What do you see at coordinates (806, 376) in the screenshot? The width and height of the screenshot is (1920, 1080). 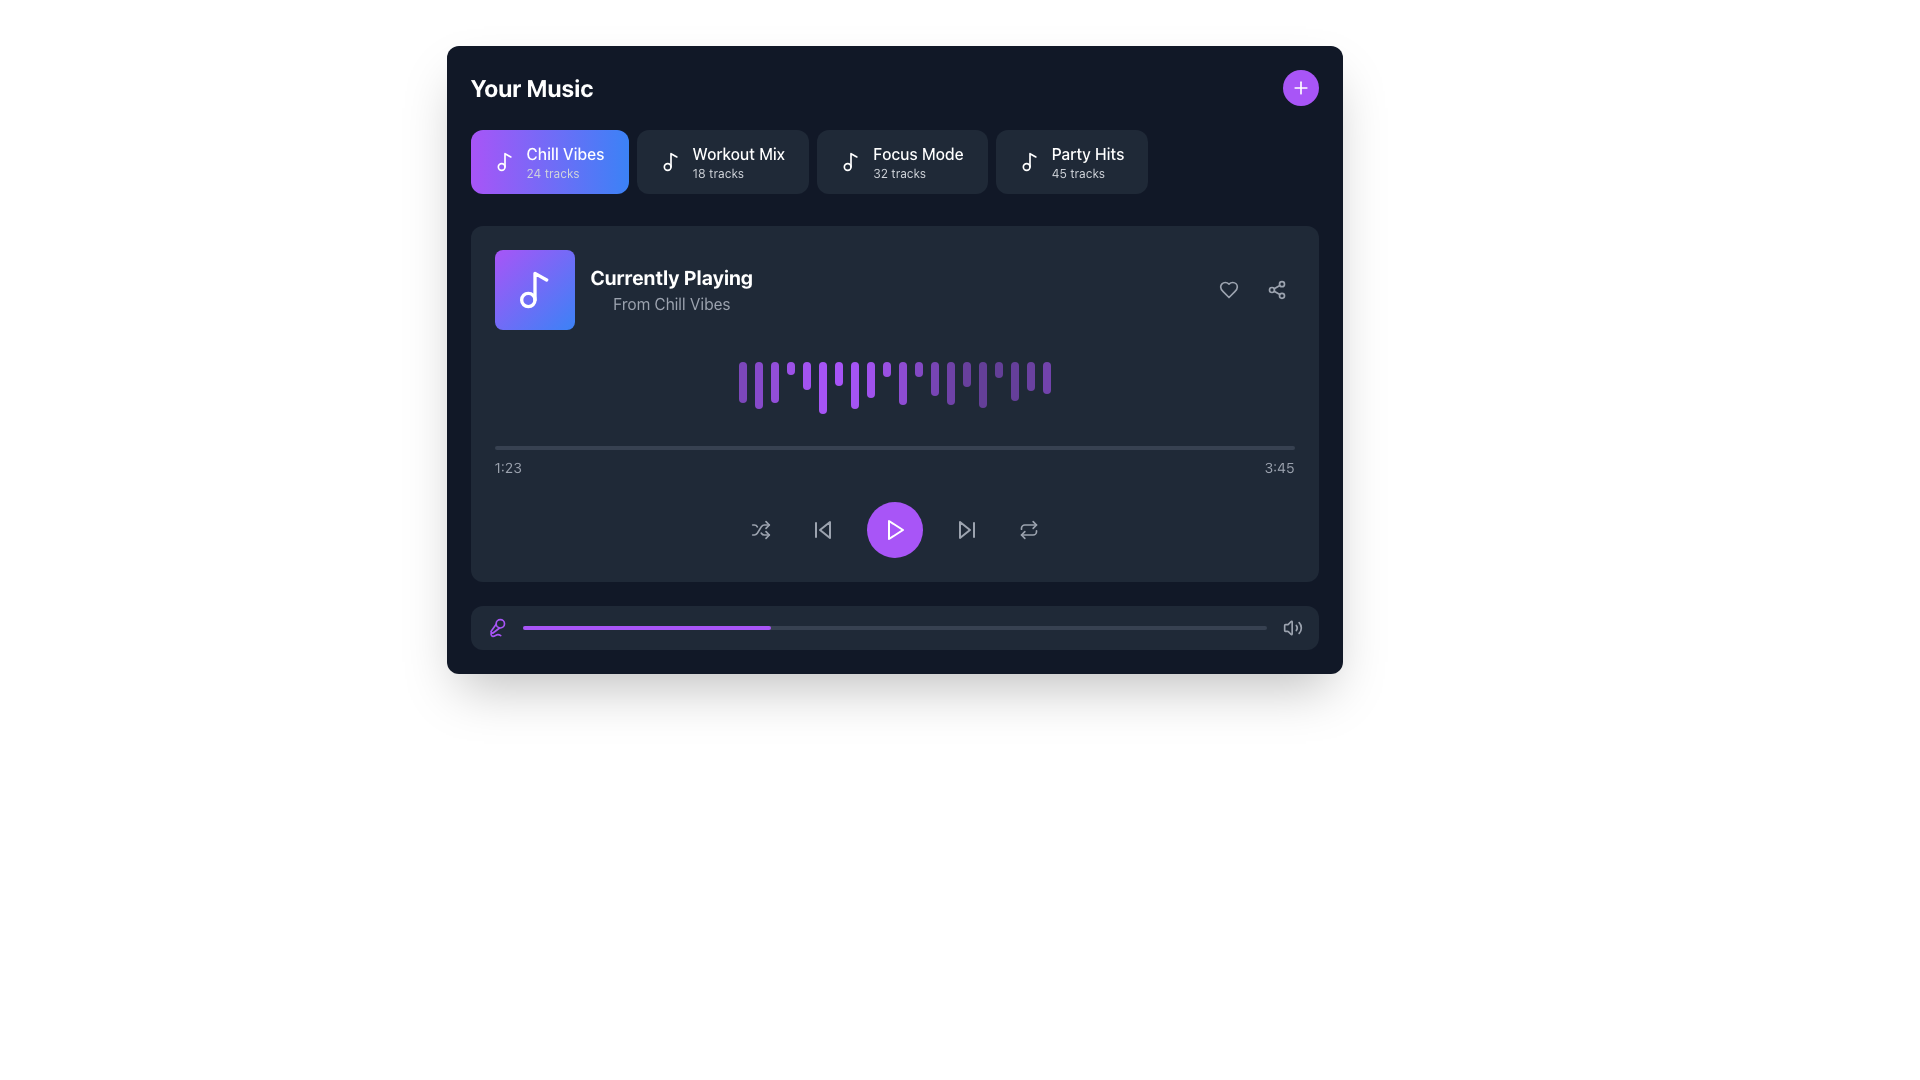 I see `the 5th bar of the waveform visualization in the 'Currently Playing' section of the music player interface` at bounding box center [806, 376].